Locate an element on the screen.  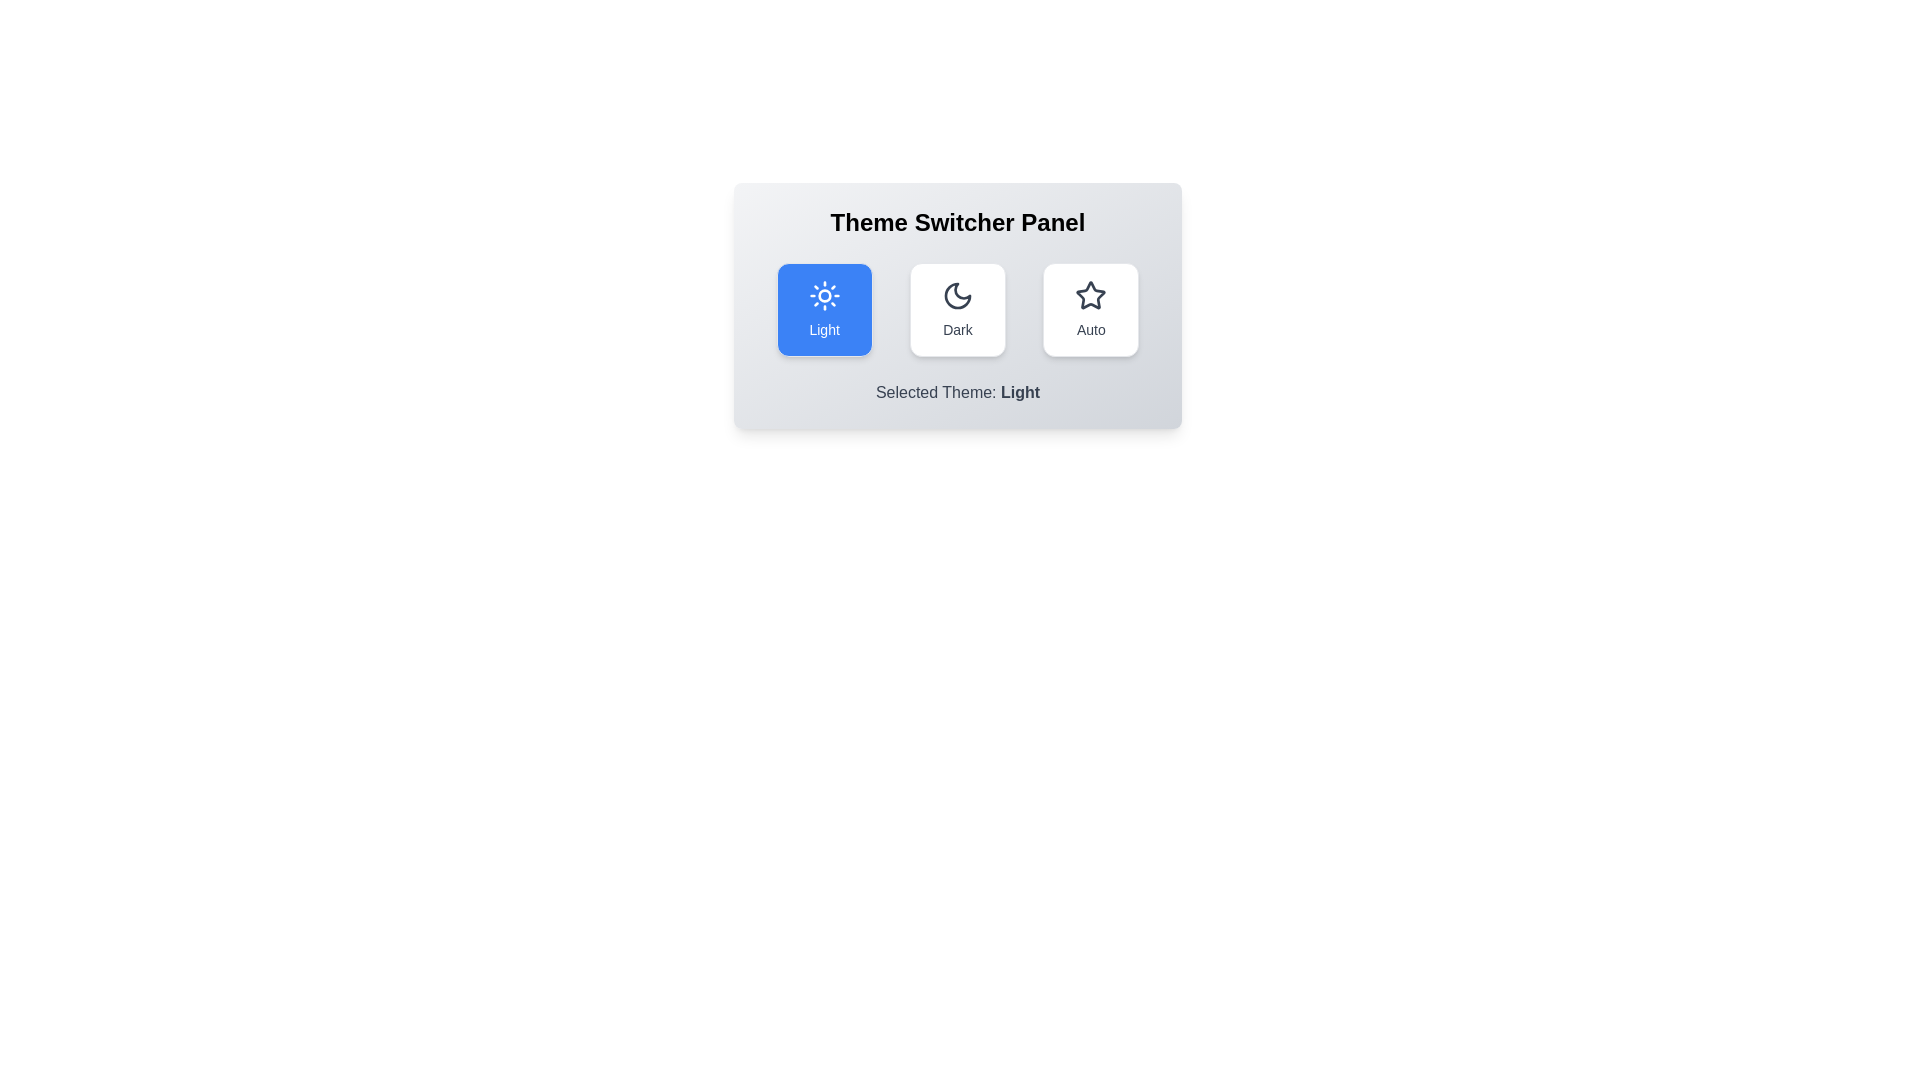
the text label that indicates the currently selected theme option located centrally at the bottom of the 'Theme Switcher Panel' card layout is located at coordinates (957, 393).